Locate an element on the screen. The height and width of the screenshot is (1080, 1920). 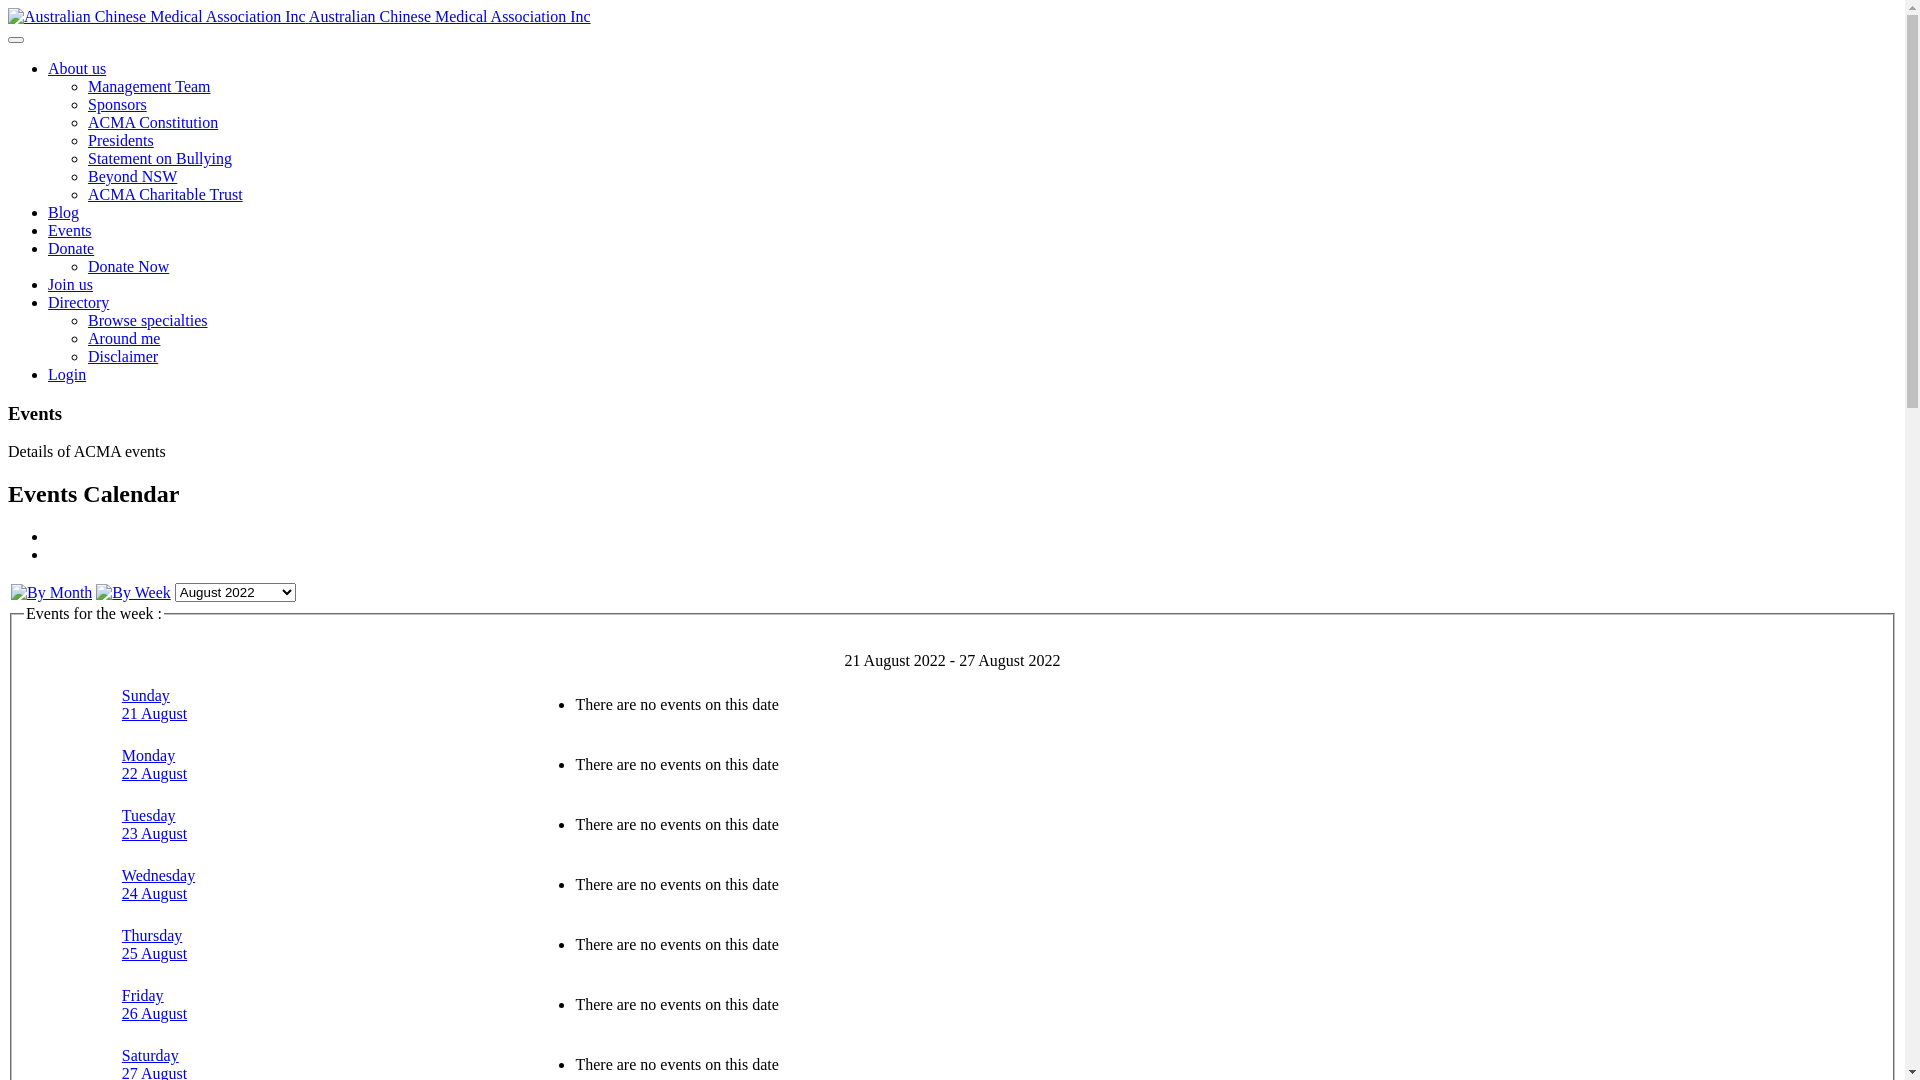
'Statement on Bullying' is located at coordinates (158, 157).